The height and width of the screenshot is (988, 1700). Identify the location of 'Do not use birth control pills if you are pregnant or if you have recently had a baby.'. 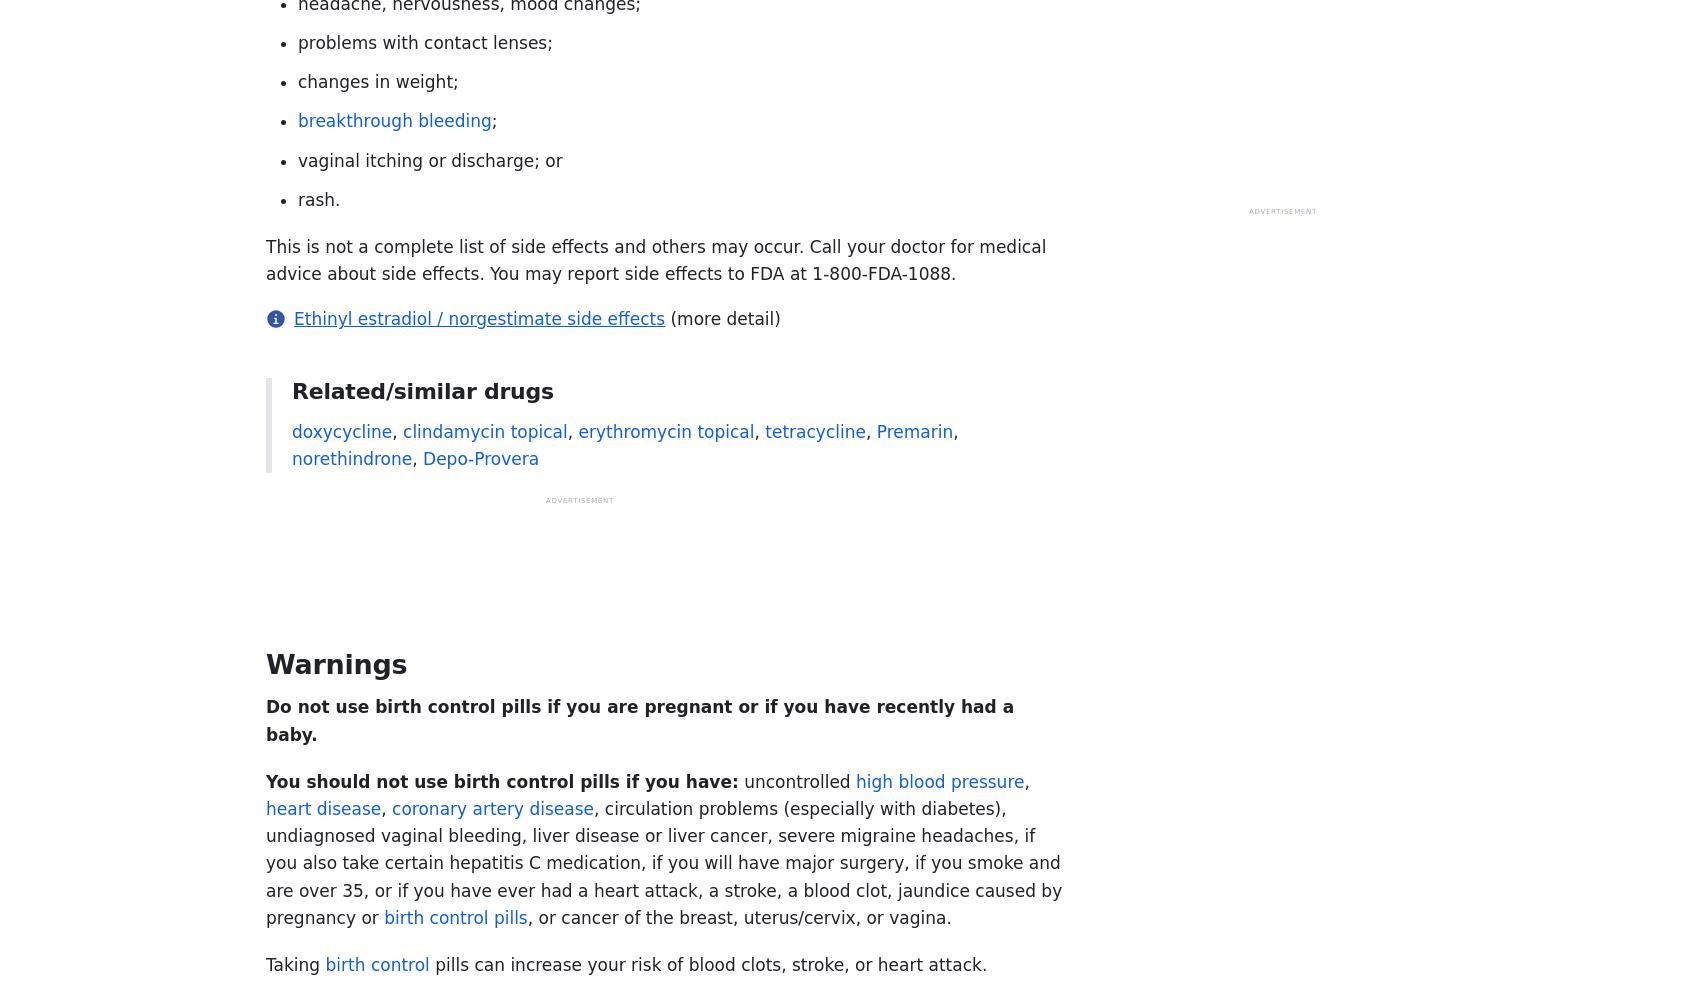
(640, 720).